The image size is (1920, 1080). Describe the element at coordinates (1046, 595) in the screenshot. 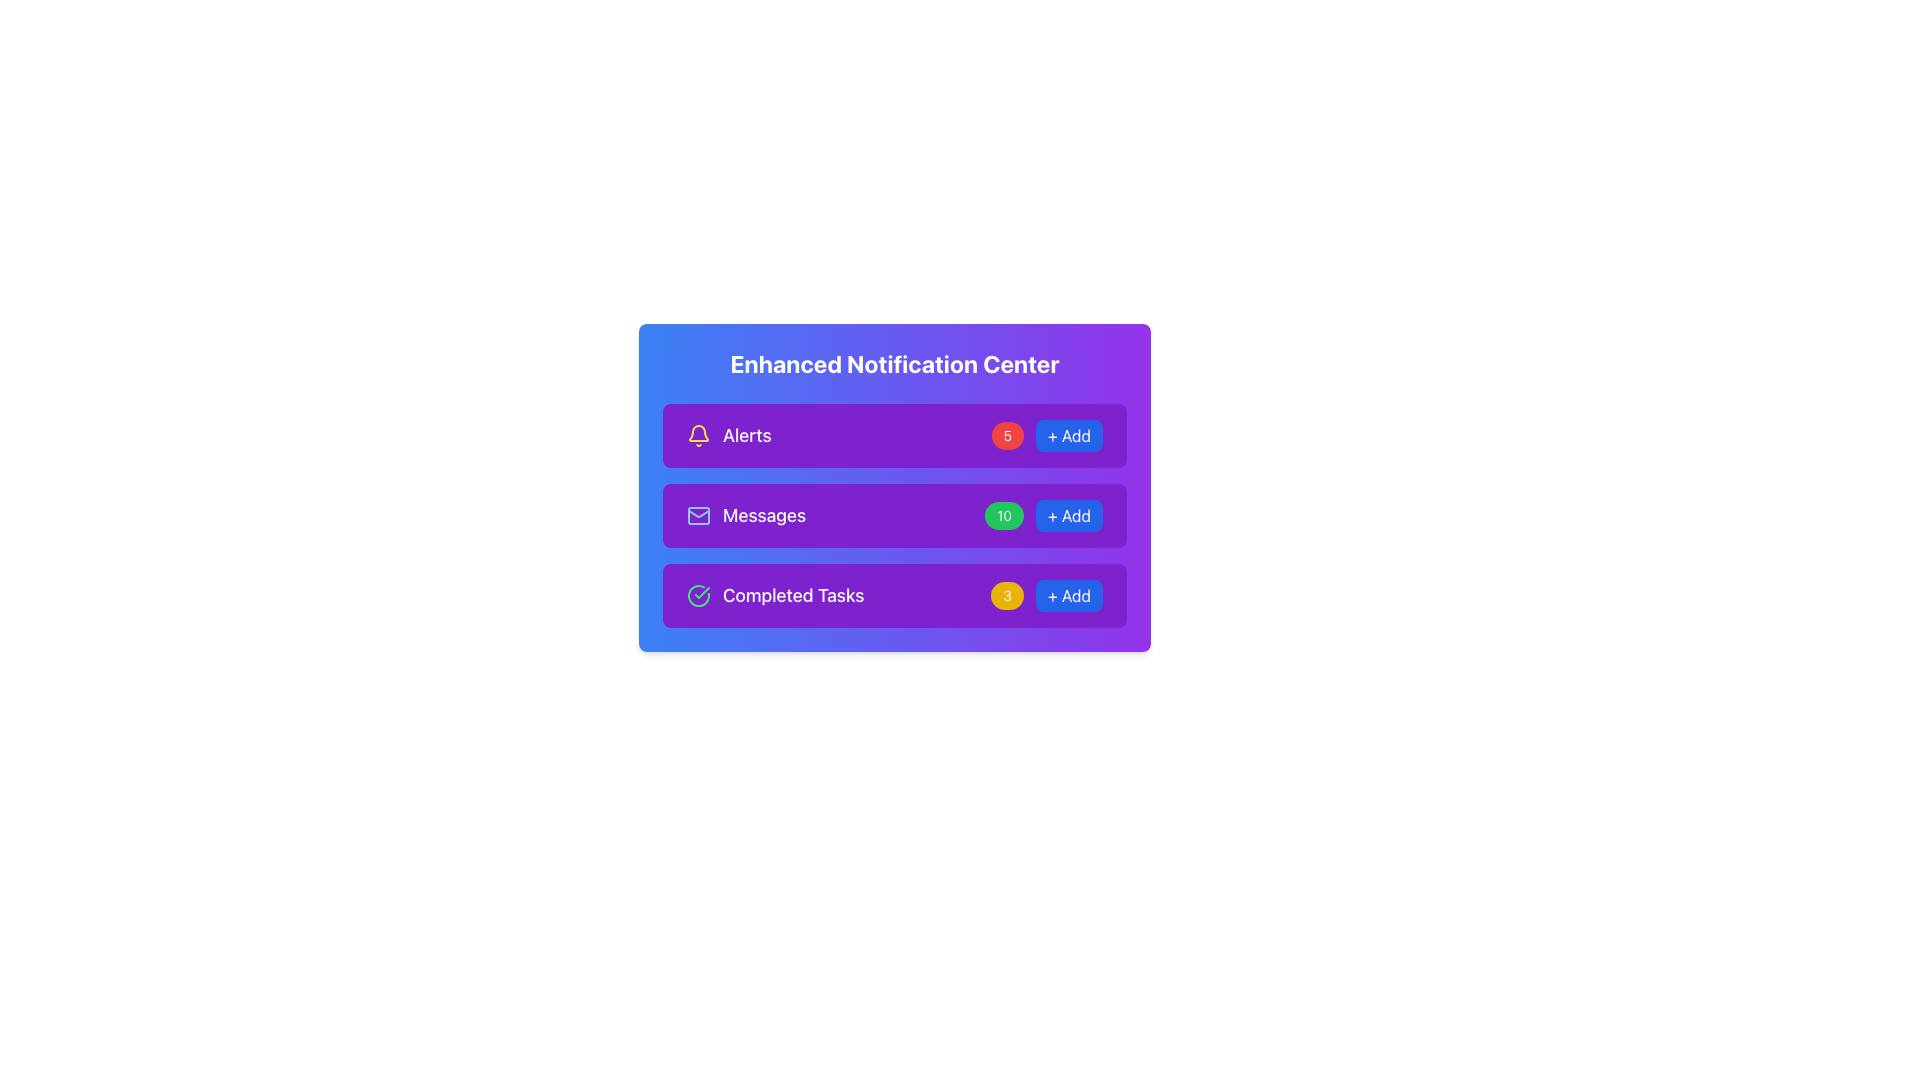

I see `the yellow circular badge displaying the number '3' next to the '+ Add' button` at that location.